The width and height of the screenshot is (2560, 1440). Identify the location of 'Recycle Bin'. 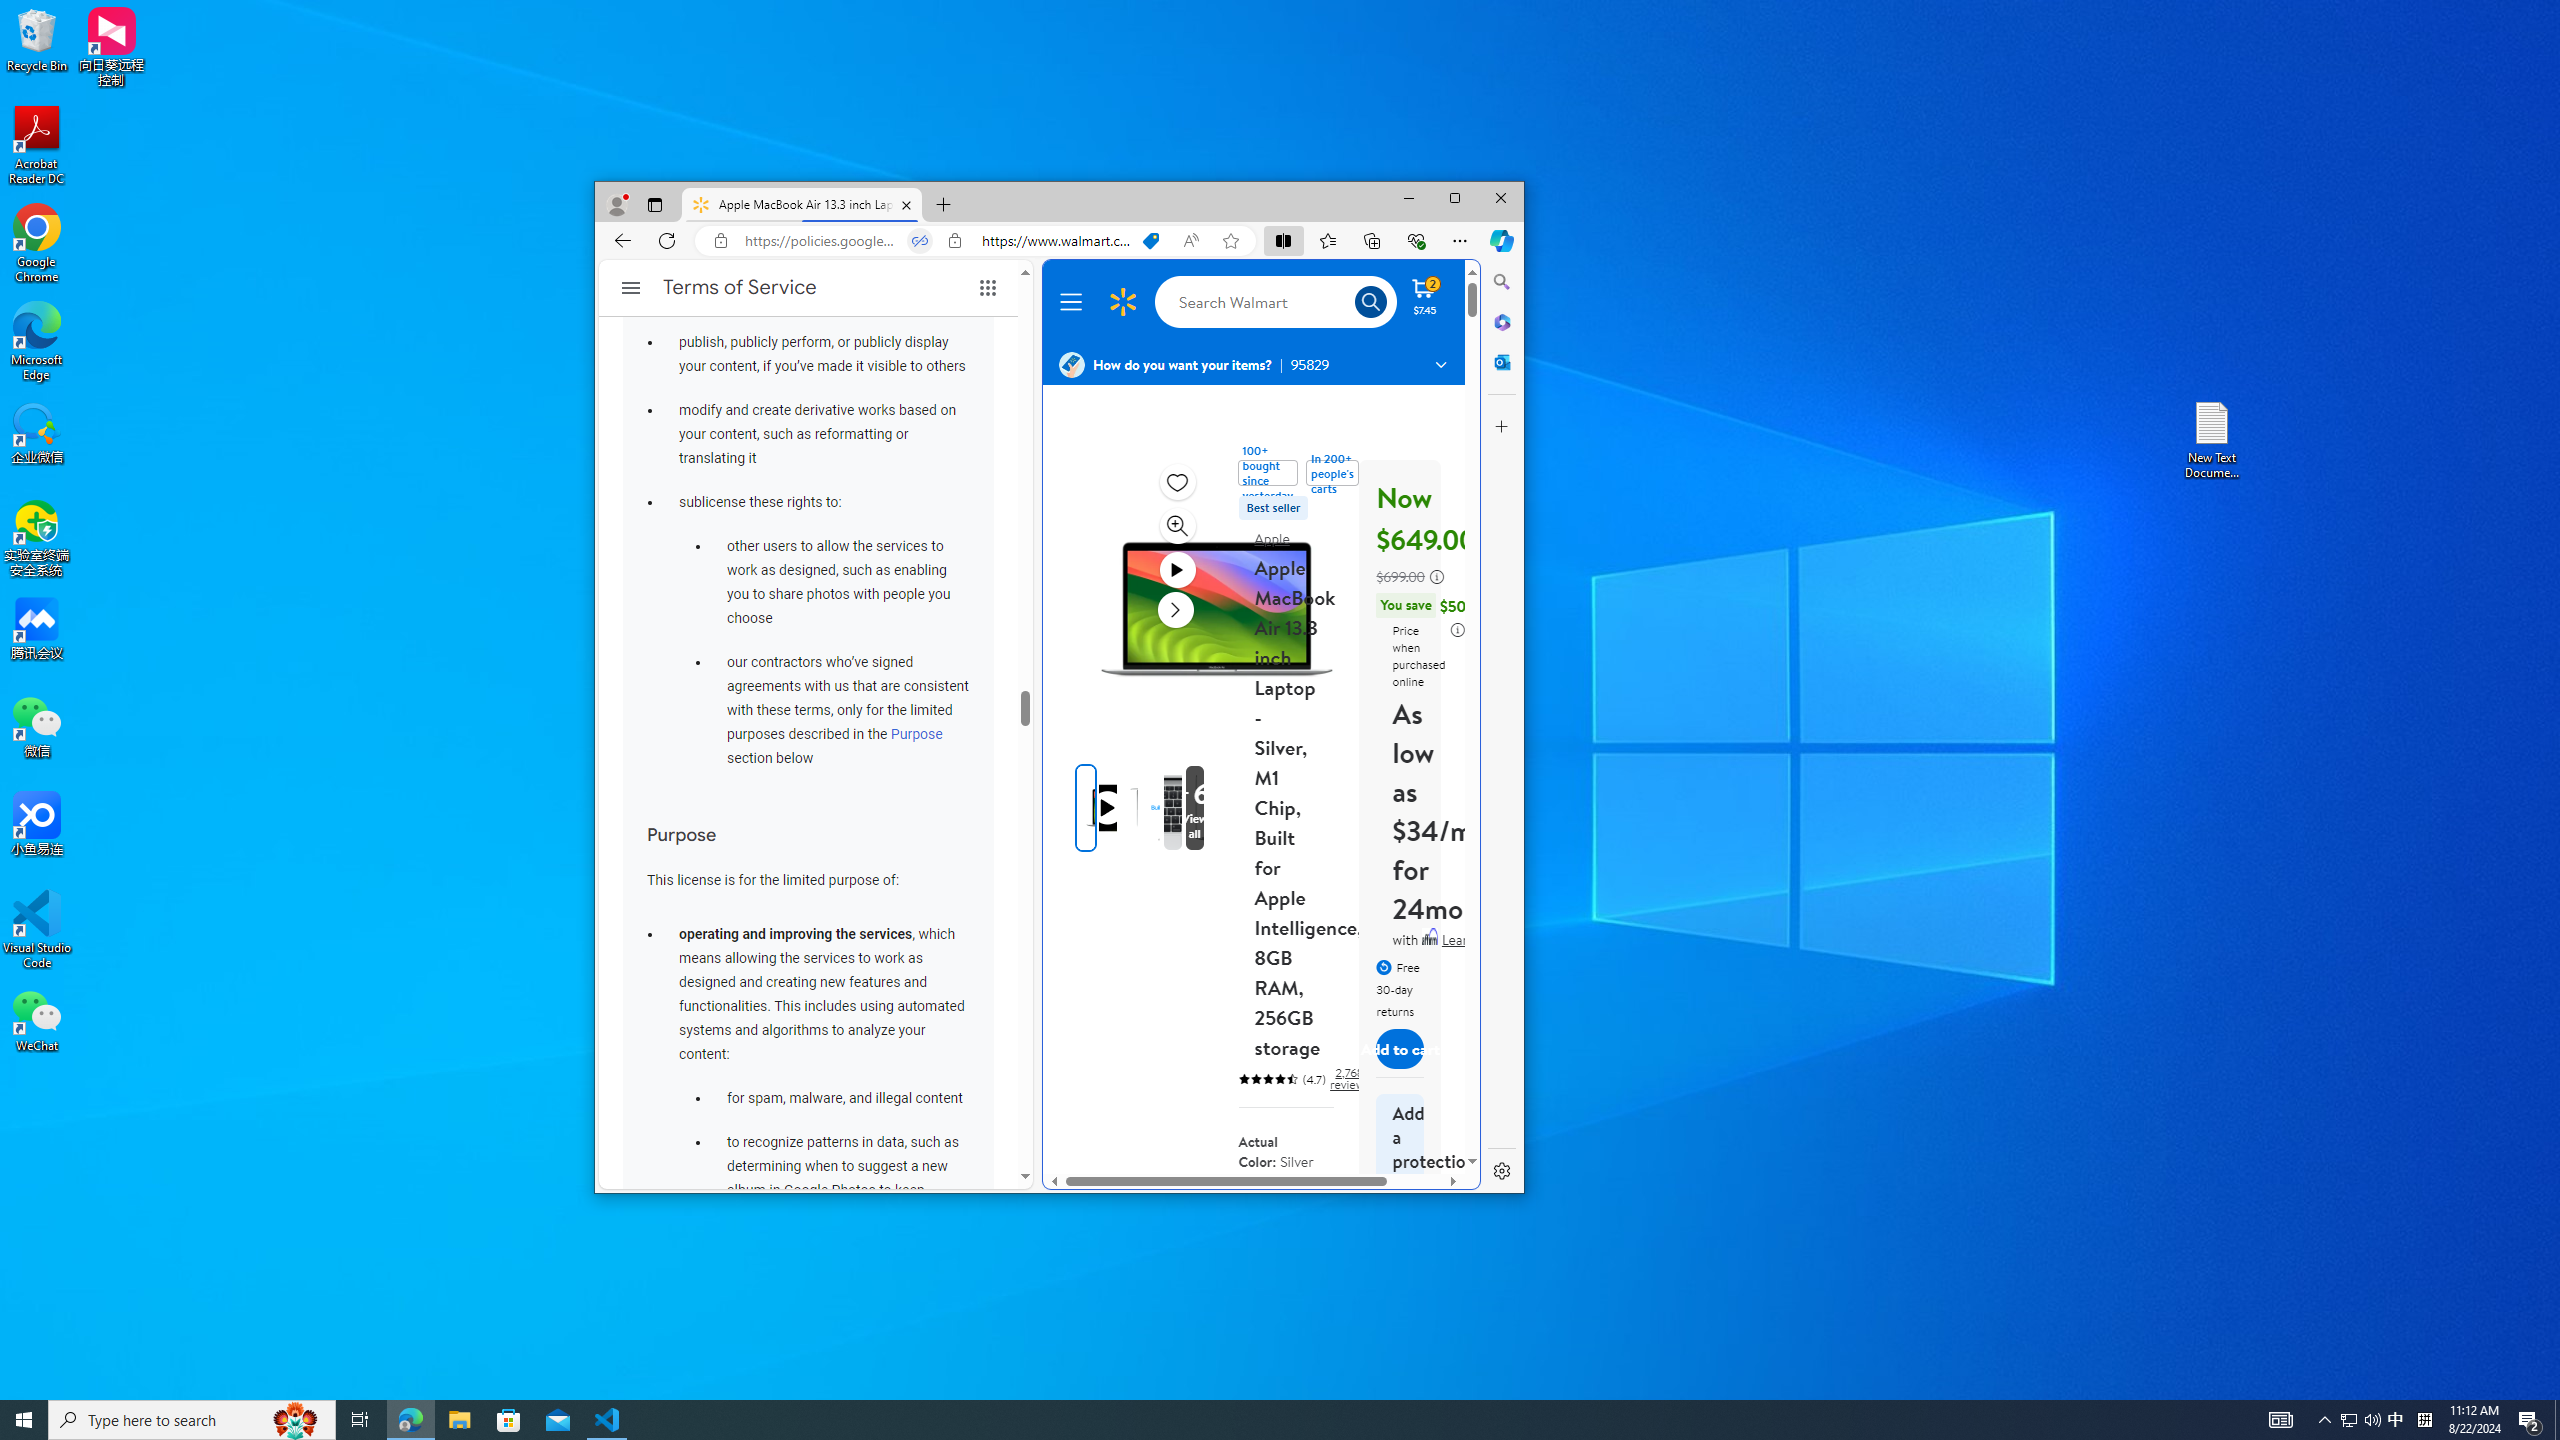
(36, 38).